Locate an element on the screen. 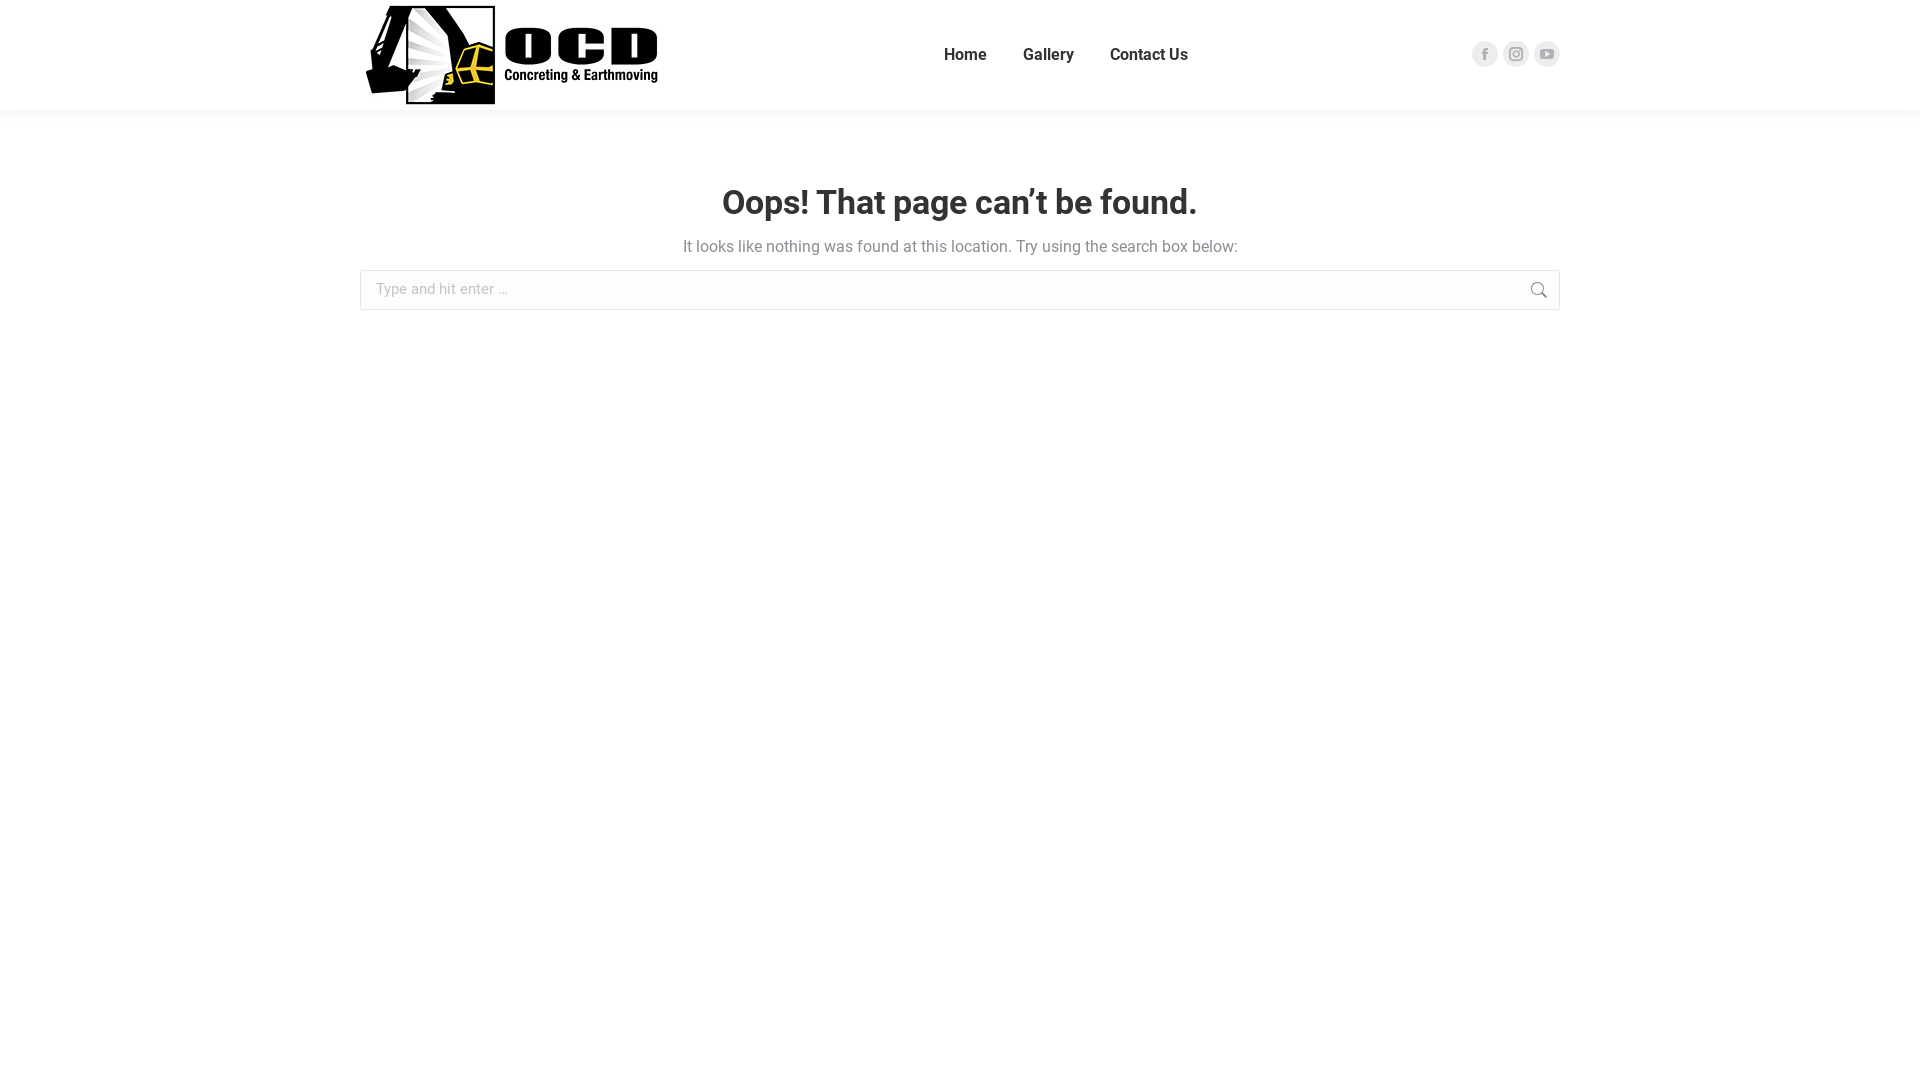  'Gallery' is located at coordinates (1047, 53).